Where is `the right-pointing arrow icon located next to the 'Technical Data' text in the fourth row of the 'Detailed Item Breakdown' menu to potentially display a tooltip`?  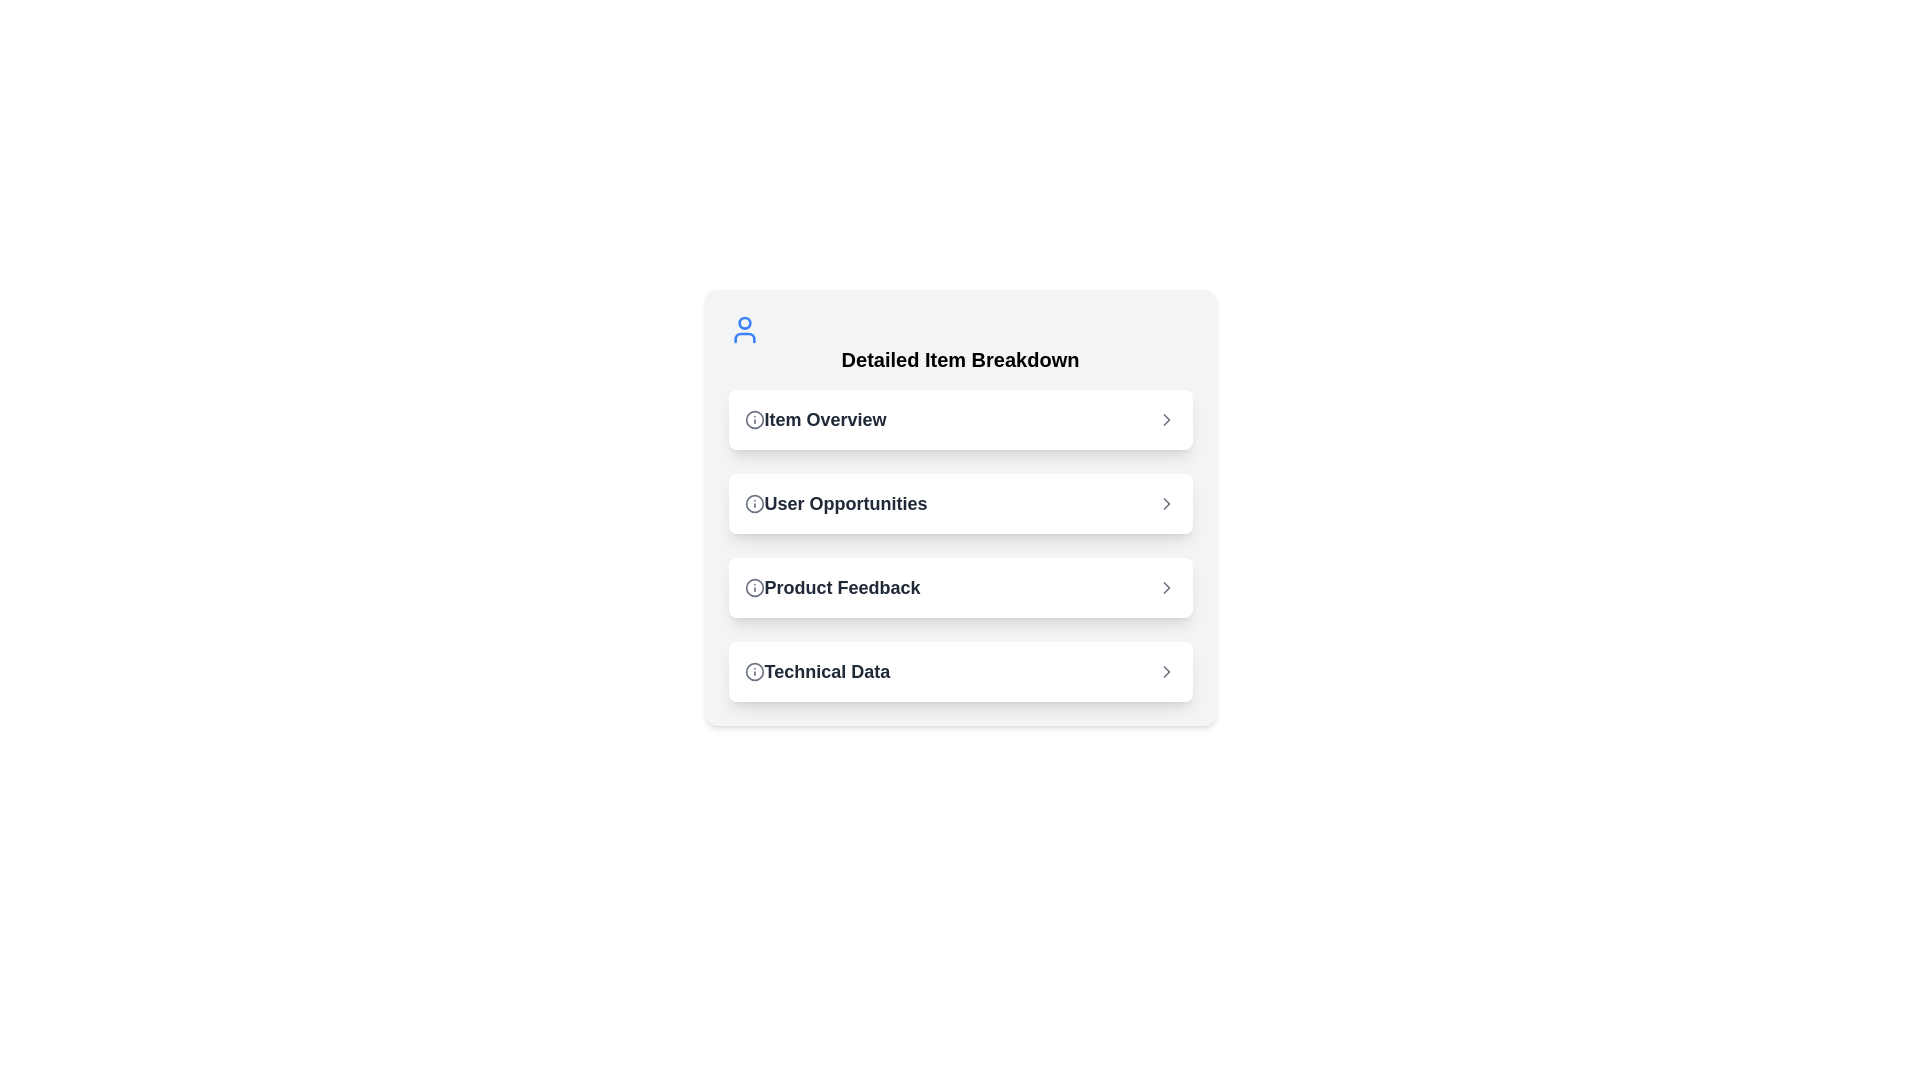
the right-pointing arrow icon located next to the 'Technical Data' text in the fourth row of the 'Detailed Item Breakdown' menu to potentially display a tooltip is located at coordinates (1166, 671).